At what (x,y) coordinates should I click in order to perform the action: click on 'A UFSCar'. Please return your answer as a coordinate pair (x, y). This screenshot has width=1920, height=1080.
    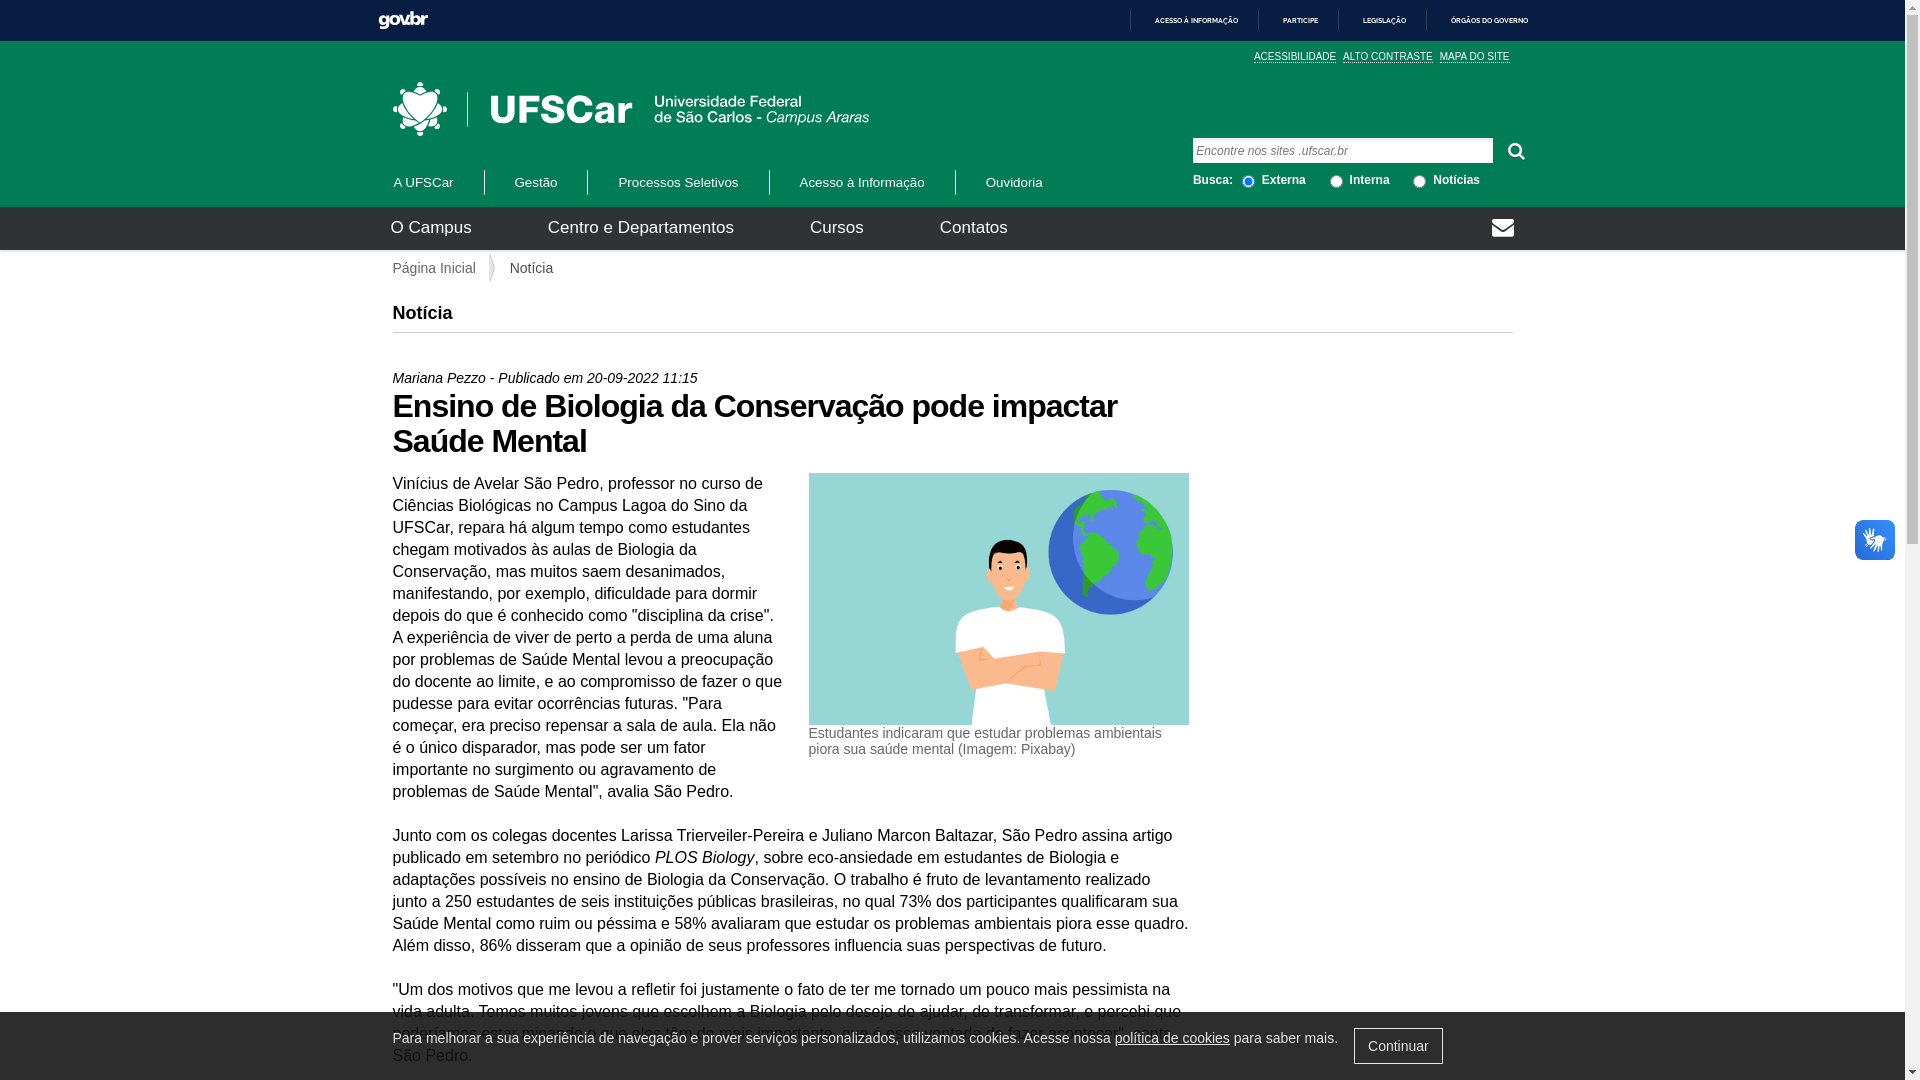
    Looking at the image, I should click on (434, 182).